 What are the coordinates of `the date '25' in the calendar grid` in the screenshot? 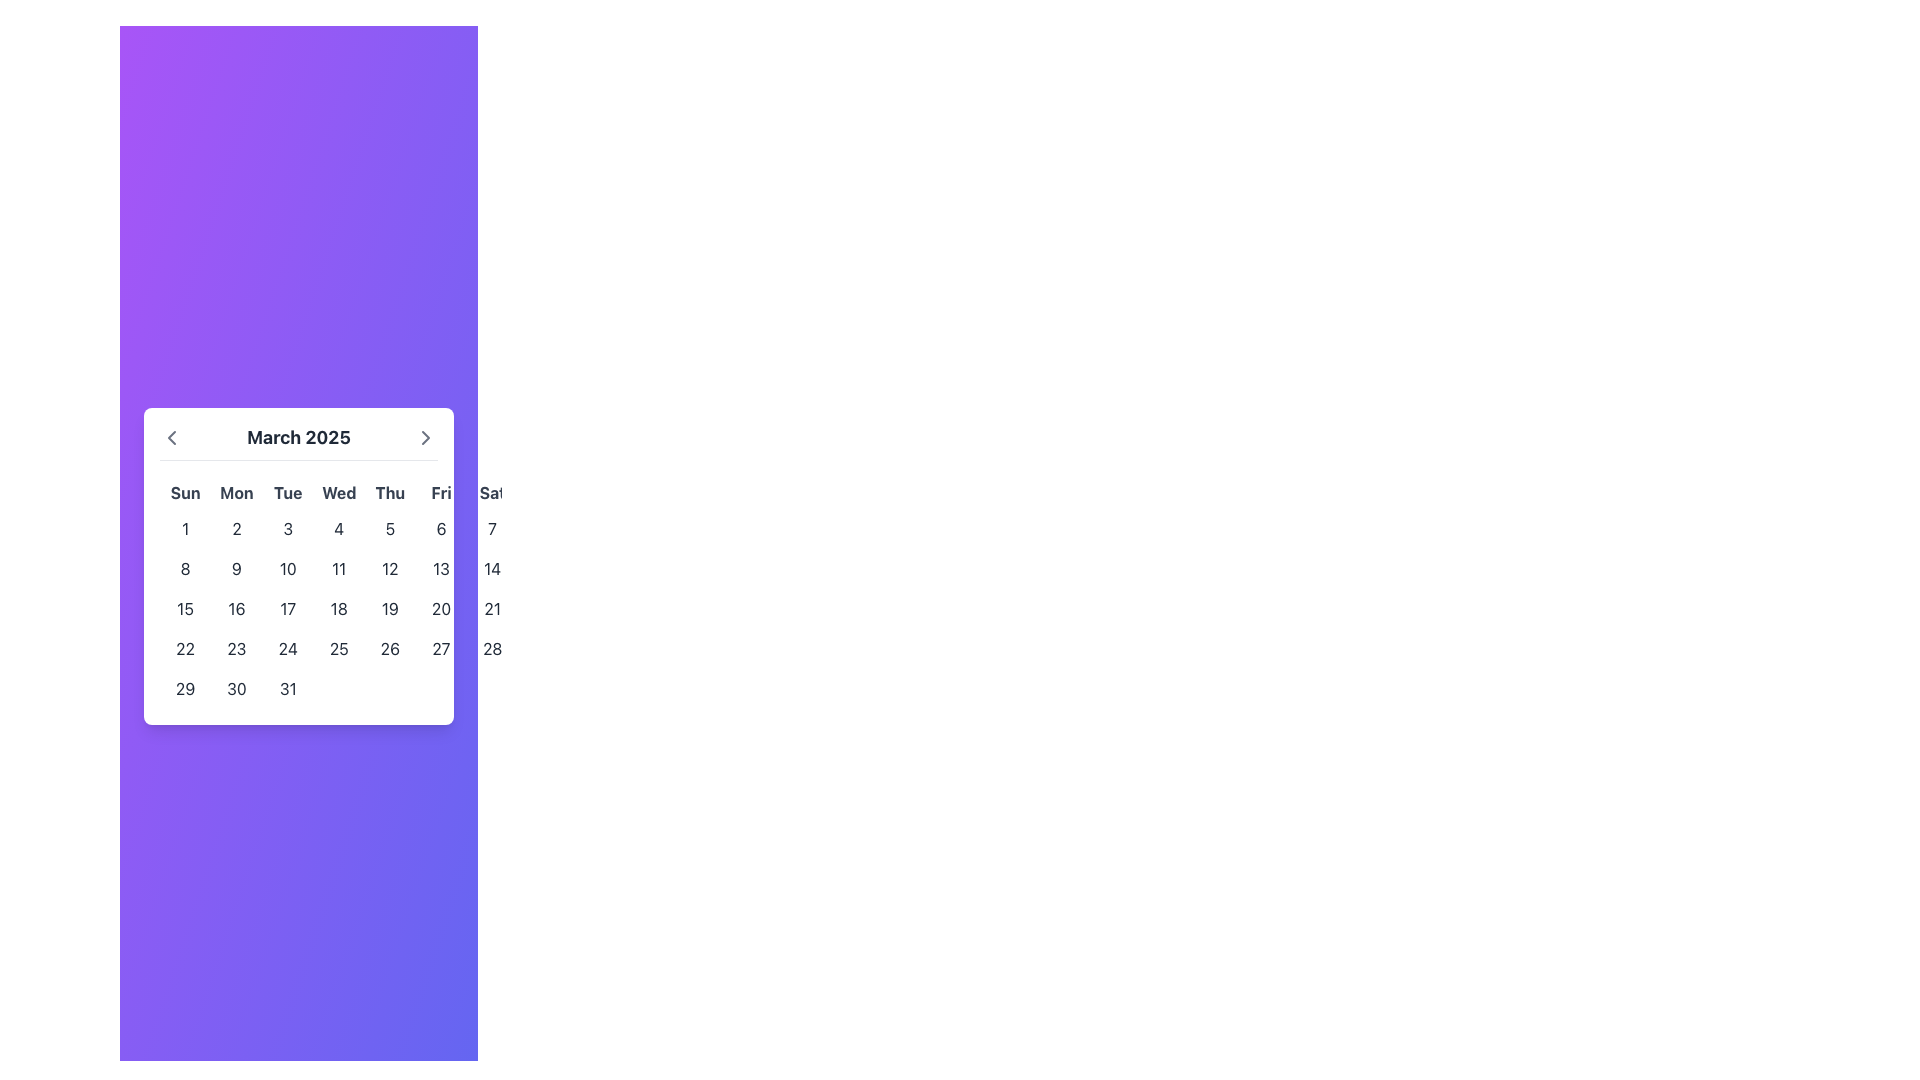 It's located at (339, 648).